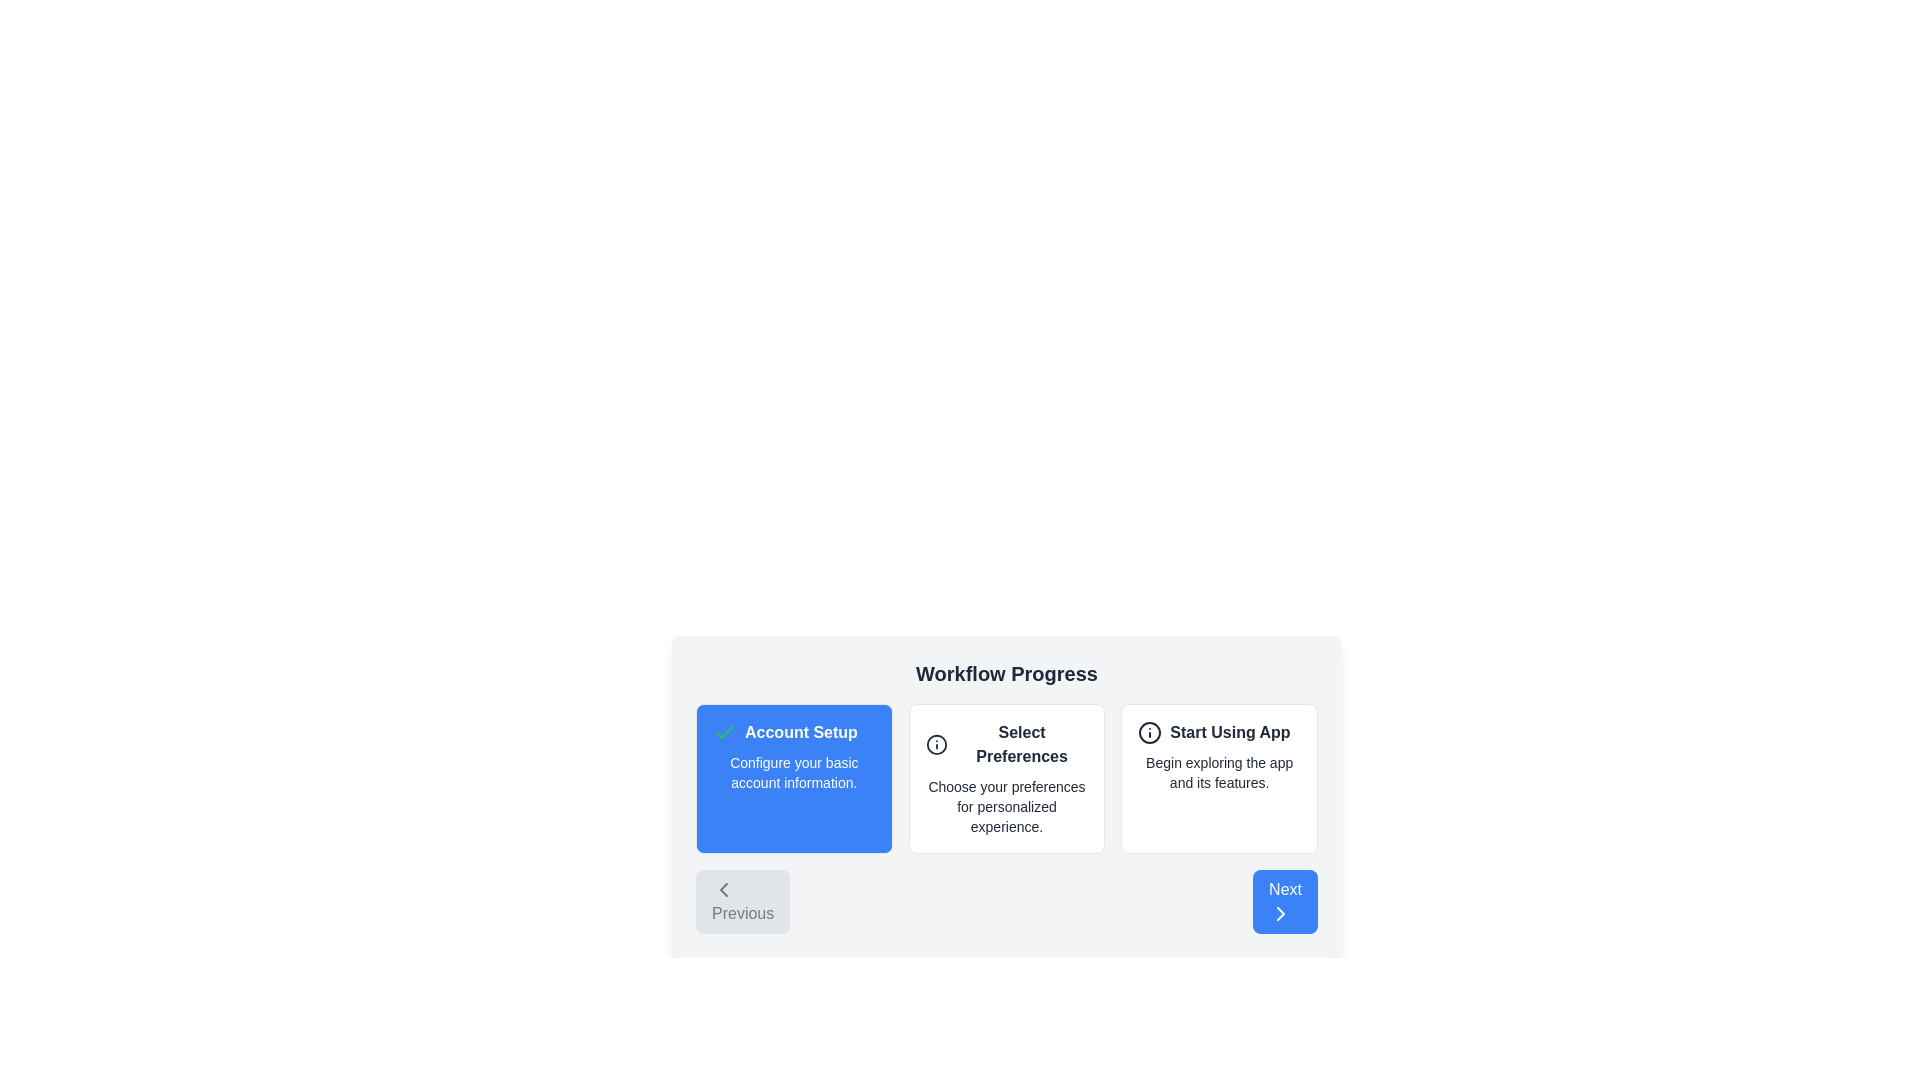  Describe the element at coordinates (1218, 778) in the screenshot. I see `the Informational Card titled 'Start Using App', which includes a header in bold and additional text about exploring the app's features` at that location.